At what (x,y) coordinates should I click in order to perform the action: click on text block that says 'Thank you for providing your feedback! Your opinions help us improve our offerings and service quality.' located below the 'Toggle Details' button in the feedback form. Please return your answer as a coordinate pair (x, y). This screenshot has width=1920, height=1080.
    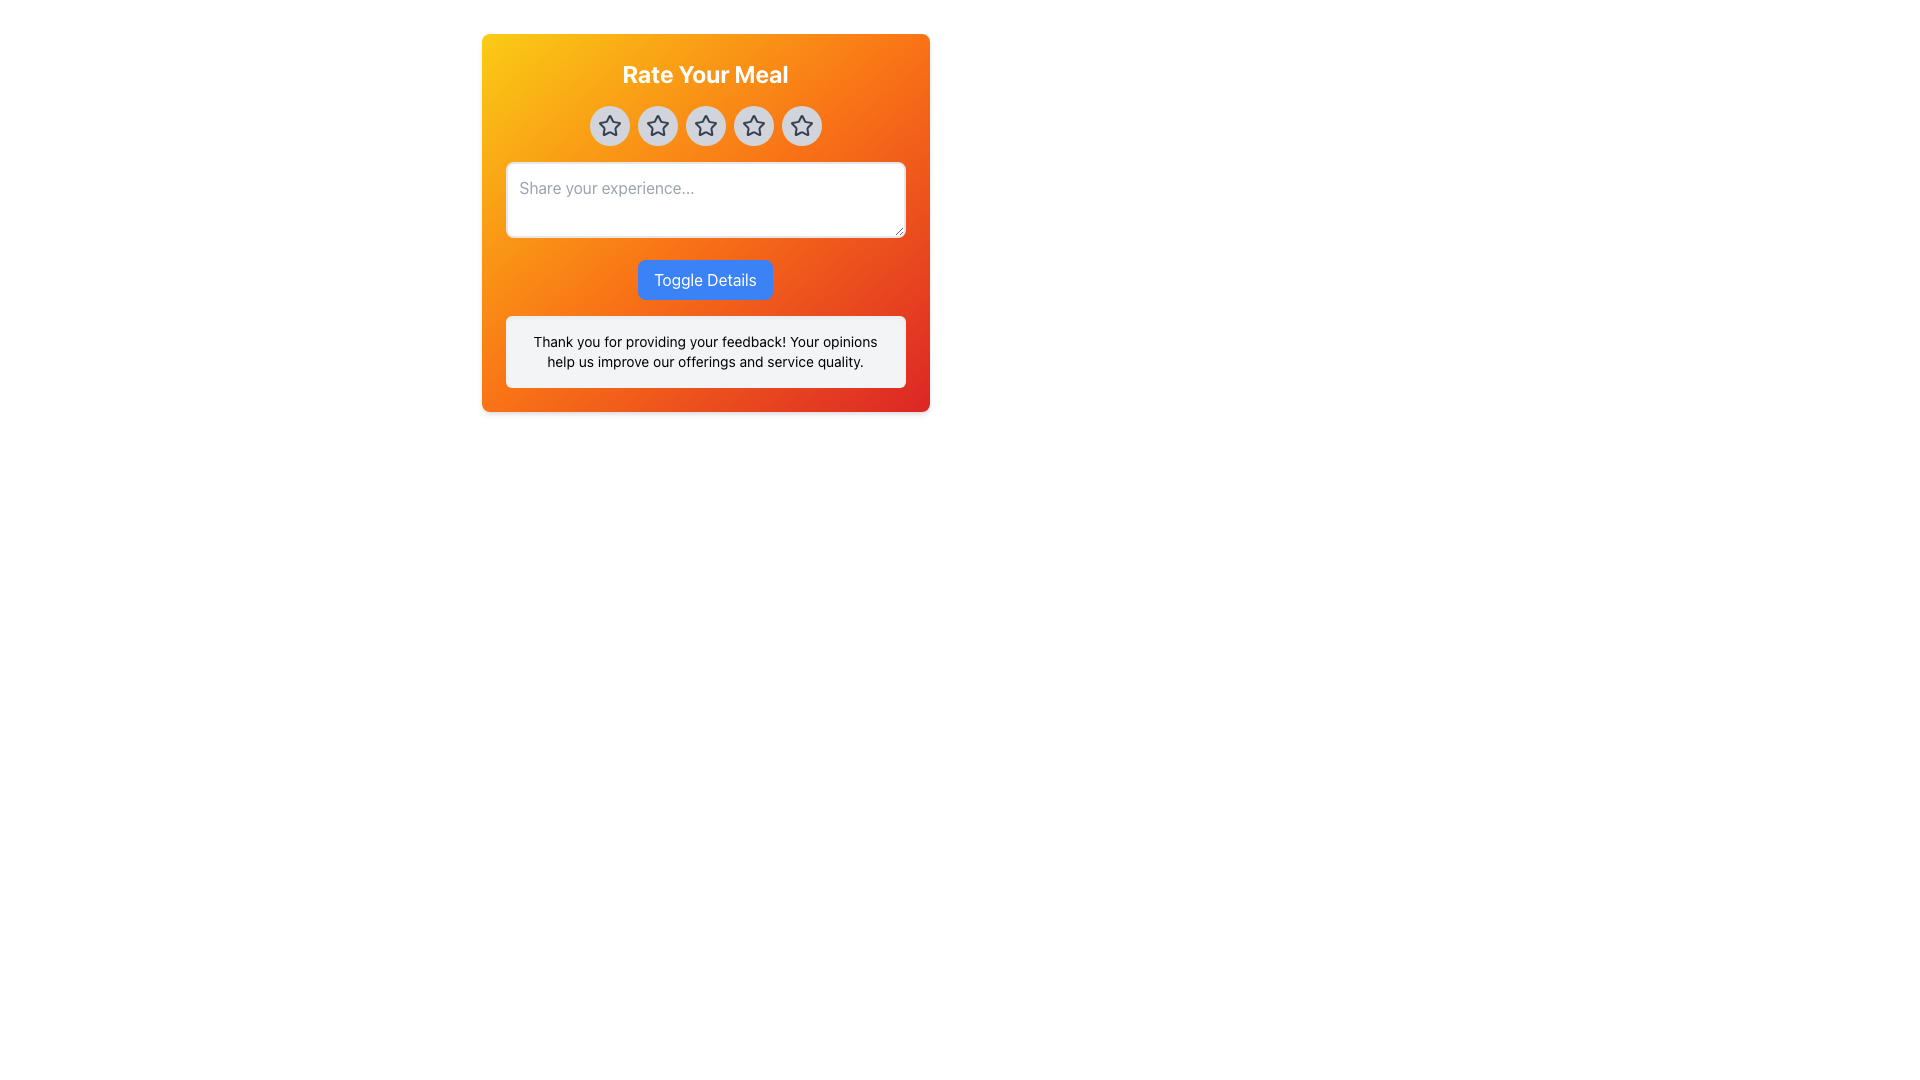
    Looking at the image, I should click on (705, 350).